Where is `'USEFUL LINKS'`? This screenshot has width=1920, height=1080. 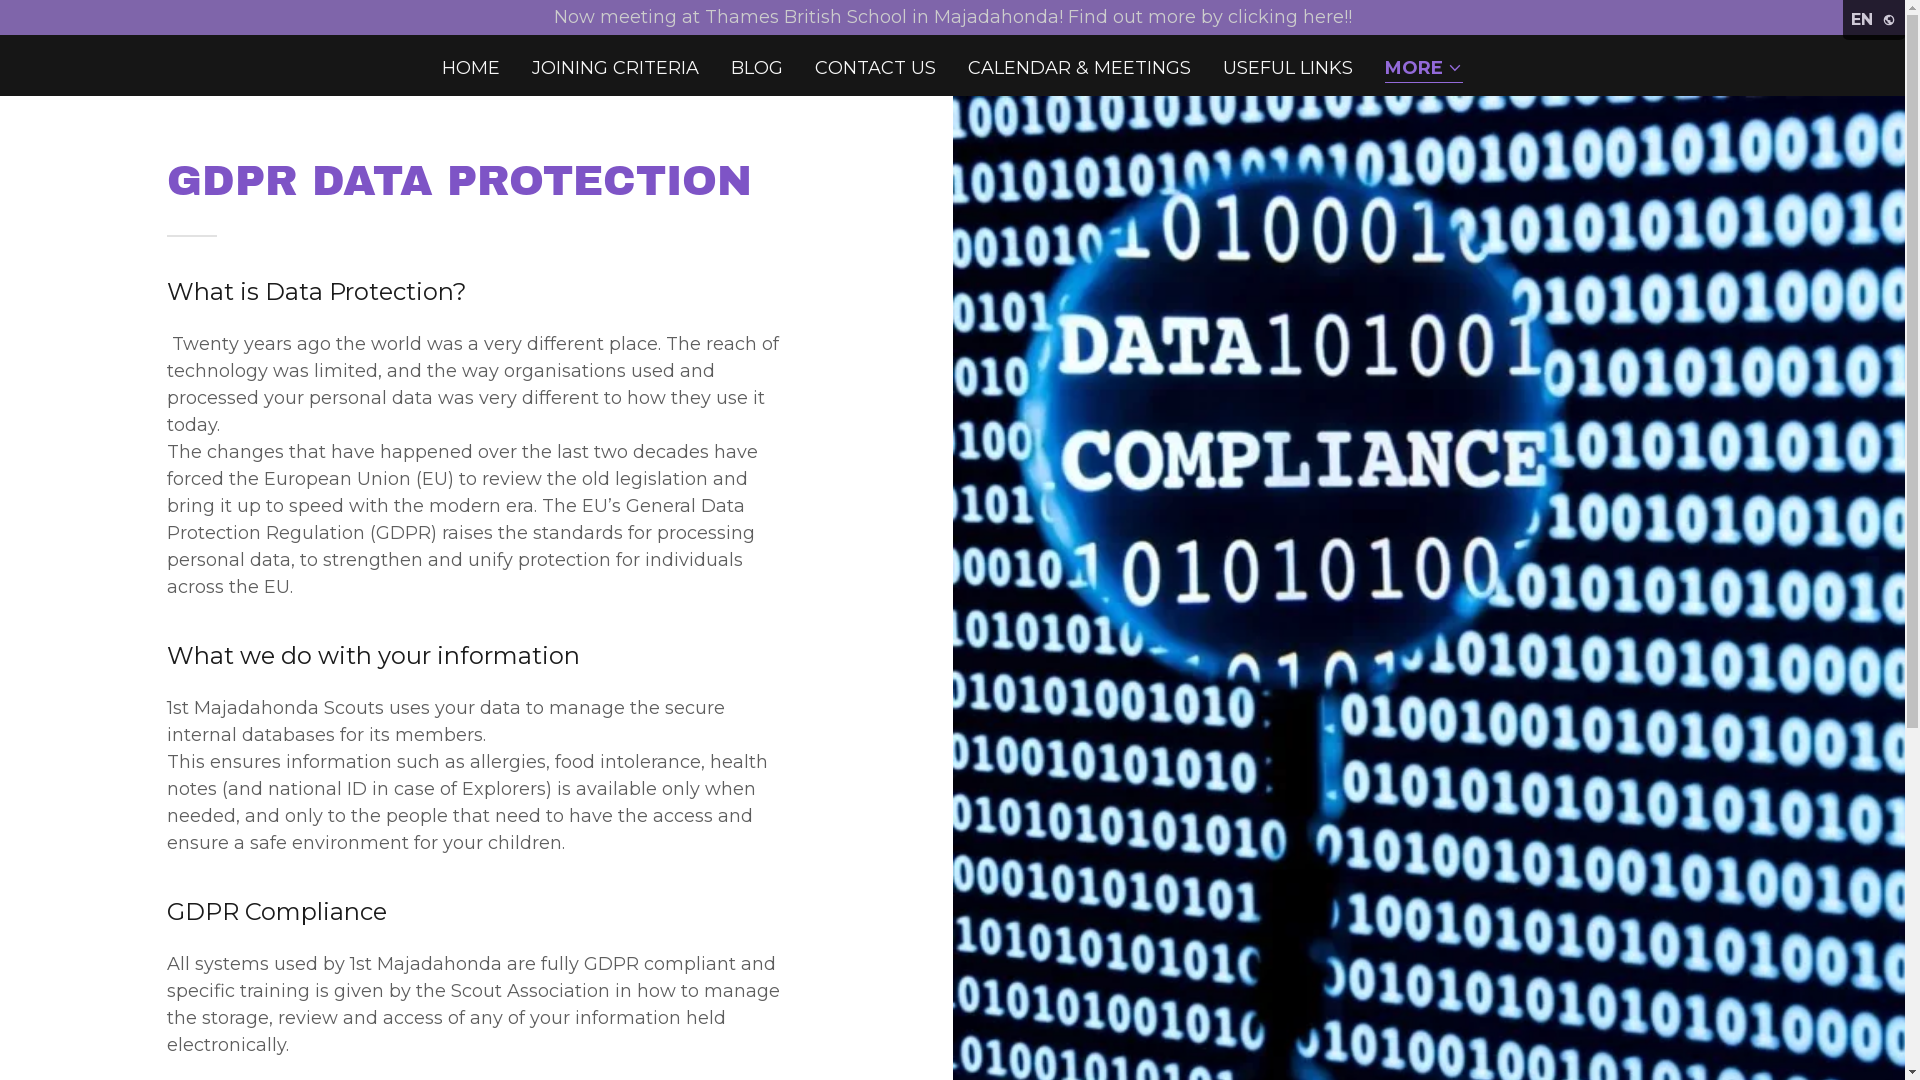 'USEFUL LINKS' is located at coordinates (1287, 67).